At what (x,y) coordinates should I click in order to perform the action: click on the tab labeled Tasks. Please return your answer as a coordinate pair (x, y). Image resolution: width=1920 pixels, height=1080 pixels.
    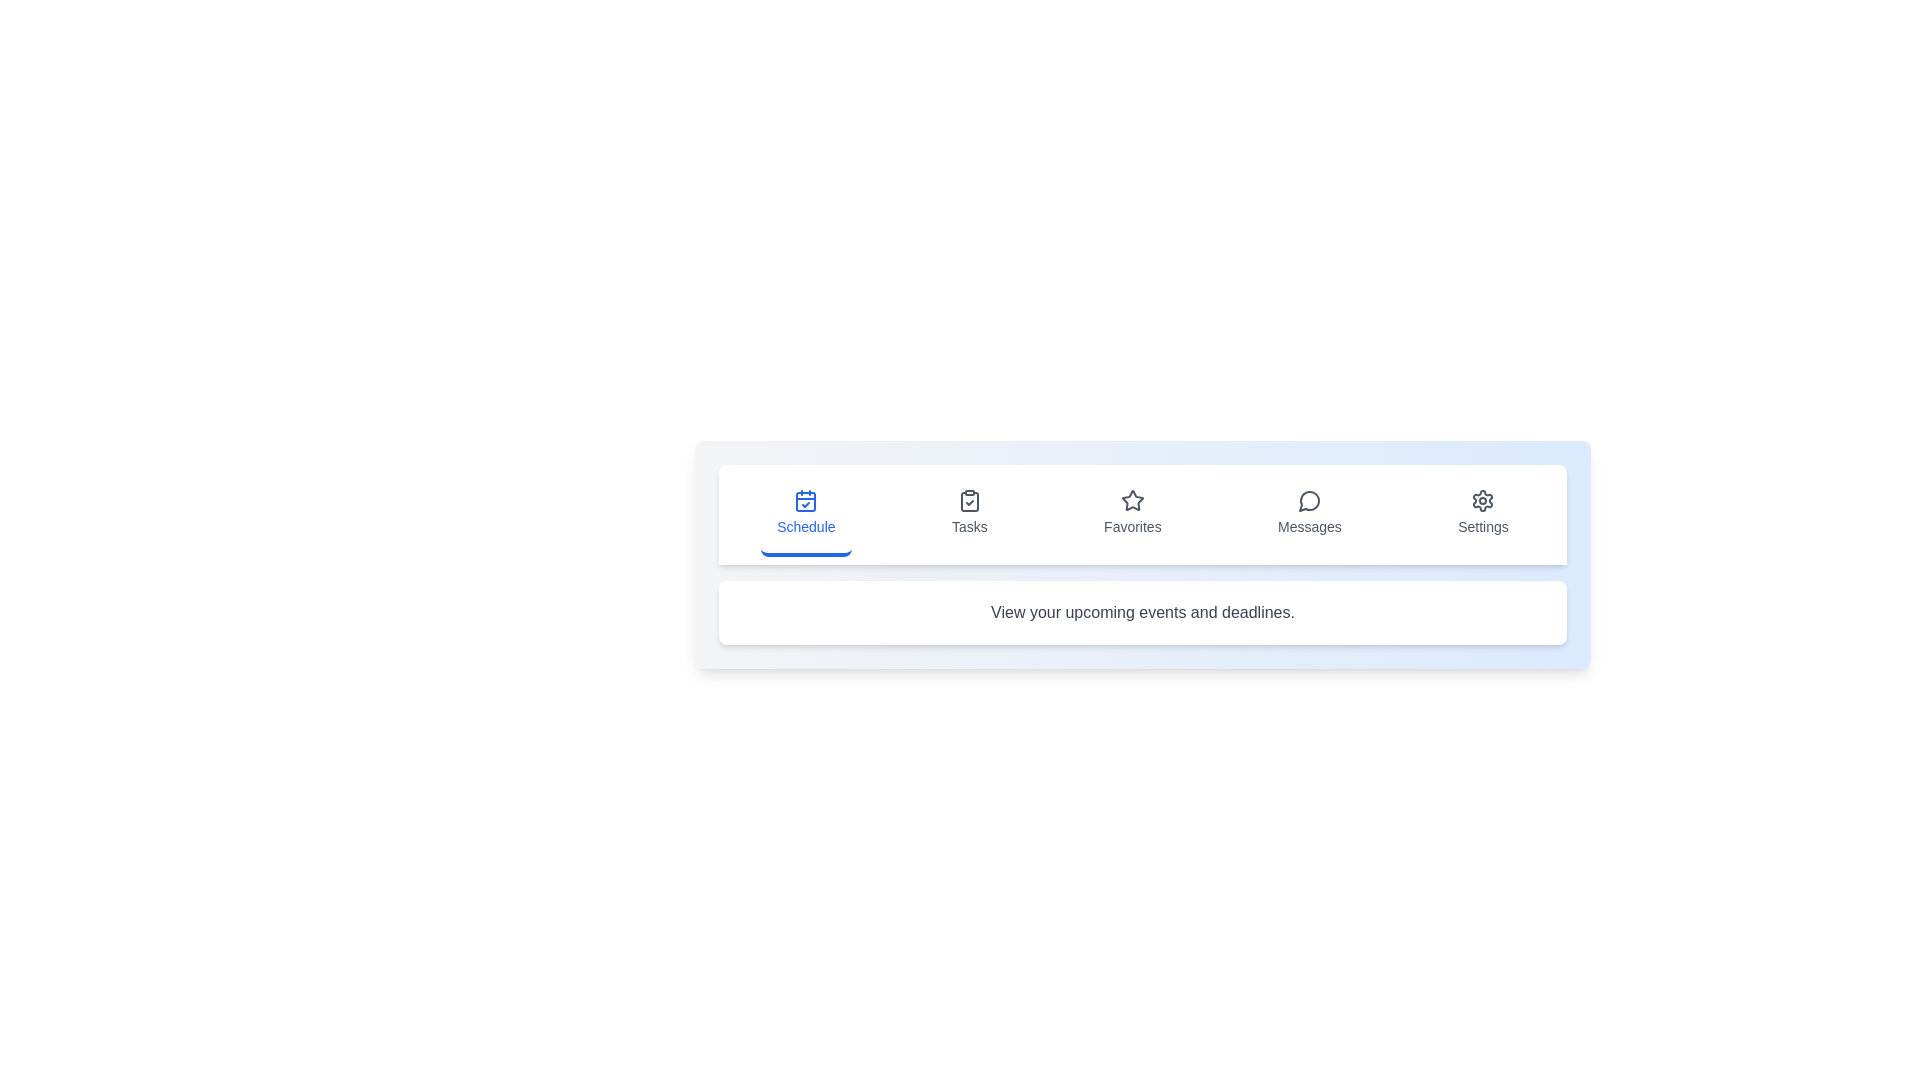
    Looking at the image, I should click on (969, 514).